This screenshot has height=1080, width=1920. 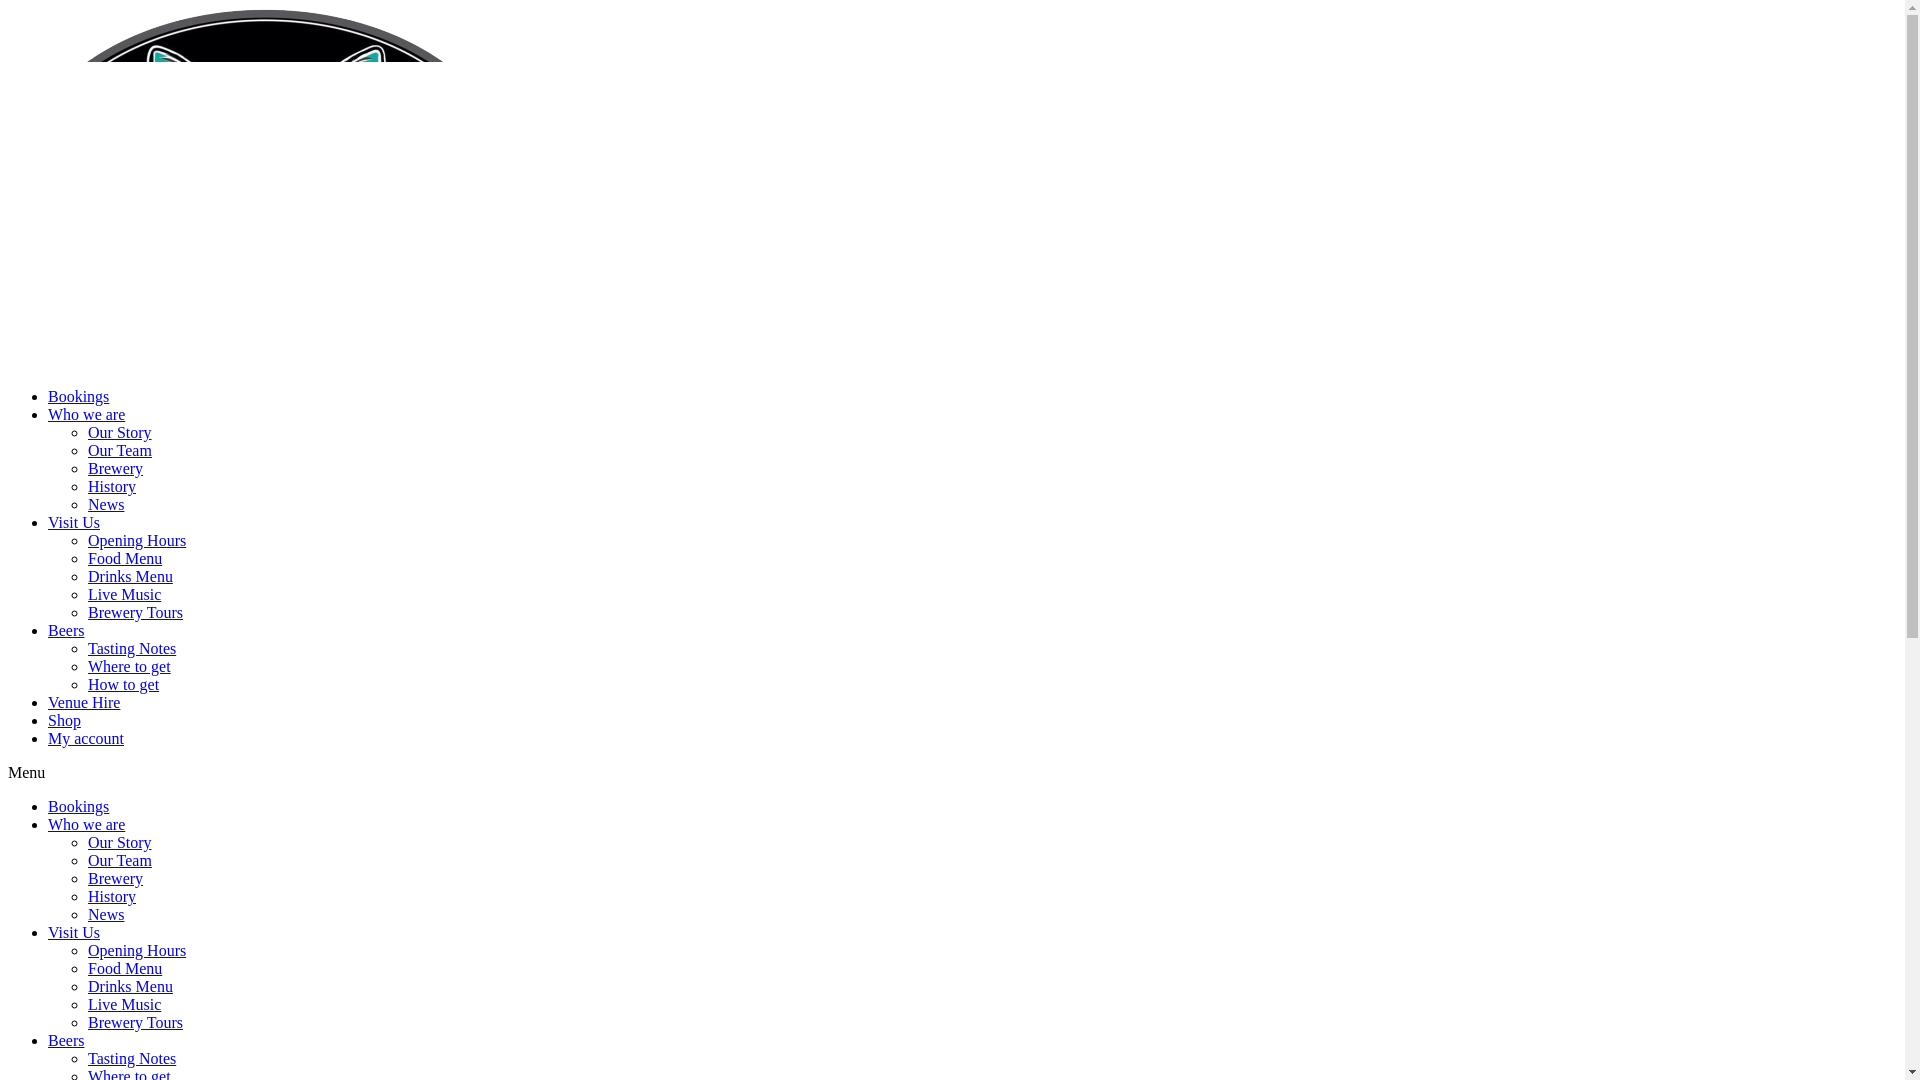 What do you see at coordinates (85, 738) in the screenshot?
I see `'My account'` at bounding box center [85, 738].